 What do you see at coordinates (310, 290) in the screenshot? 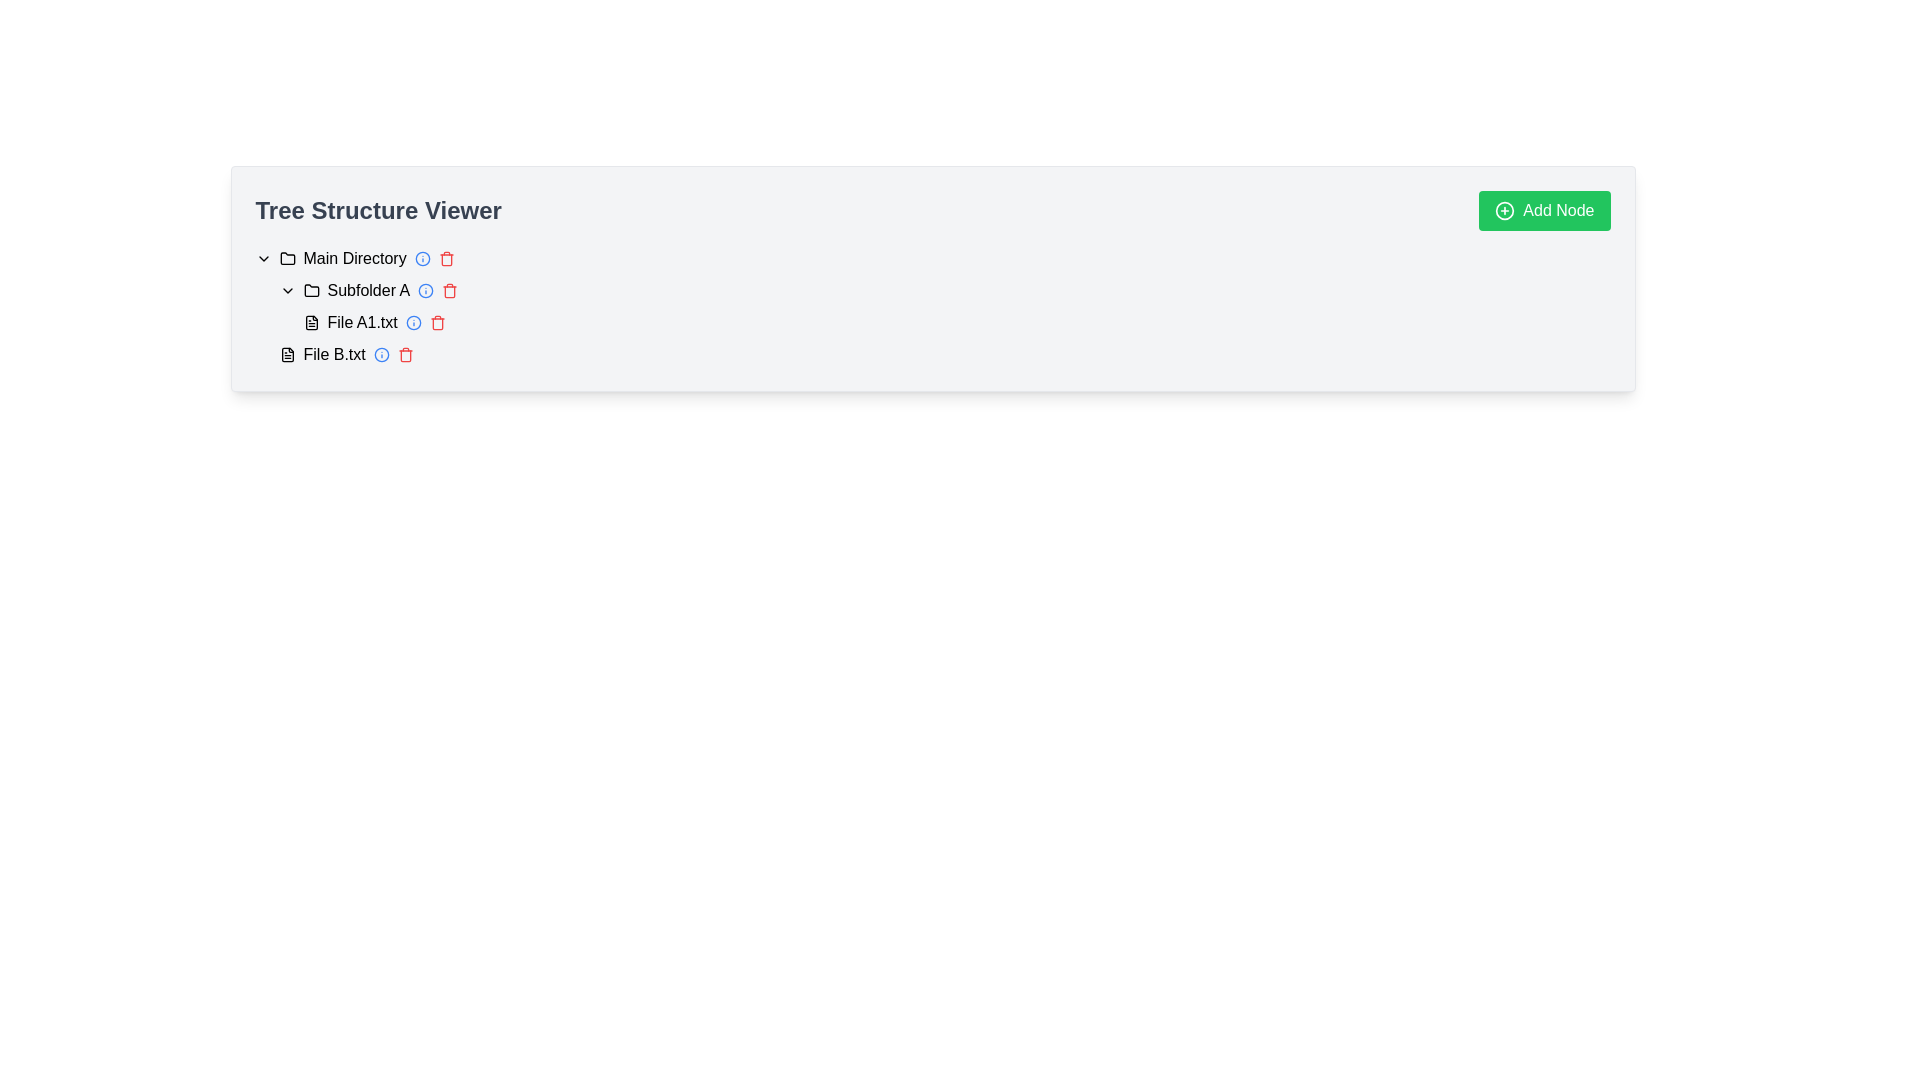
I see `the Icon (Folder) representing 'Subfolder A' located in the 'Tree Structure Viewer' panel, positioned below the 'Main Directory' entry` at bounding box center [310, 290].